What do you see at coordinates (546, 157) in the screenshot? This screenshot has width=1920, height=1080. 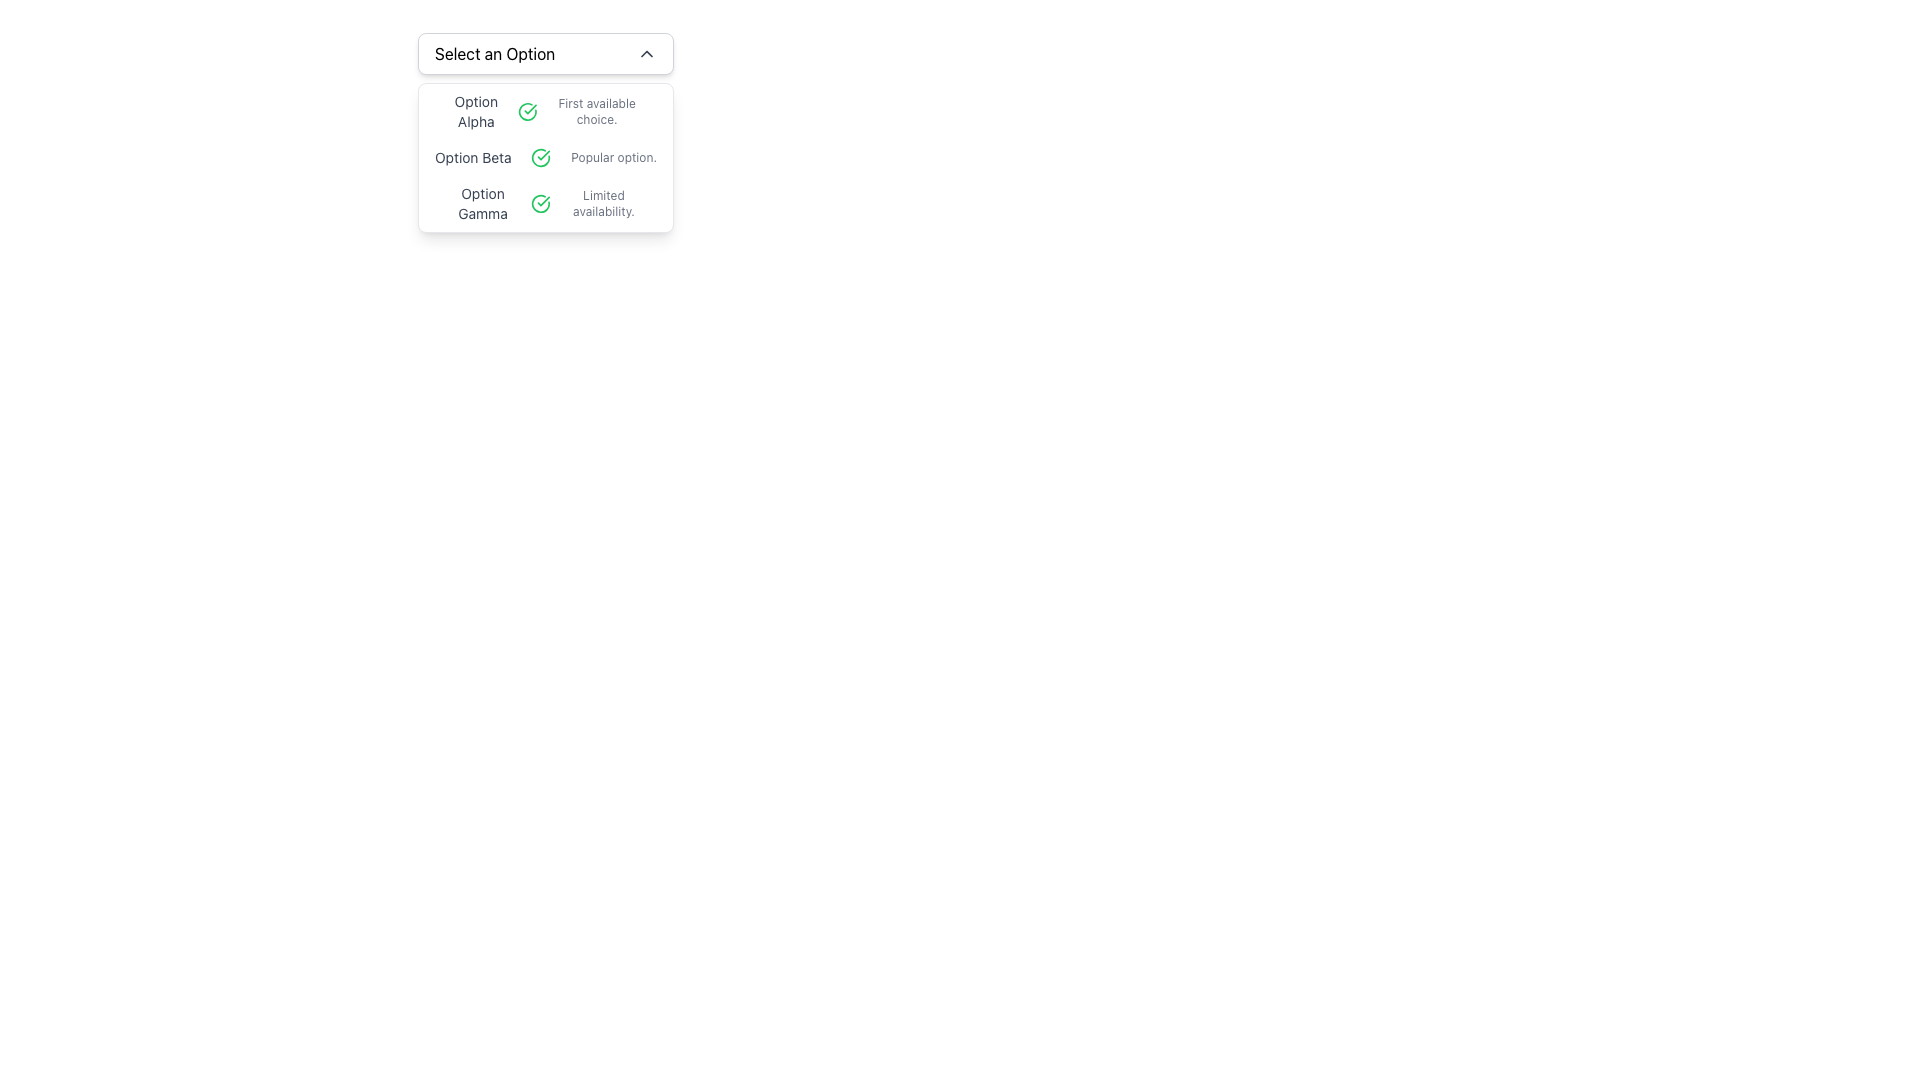 I see `the second item in the dropdown menu labeled 'Option Beta' which contains a green circular checkmark icon and the text 'Popular option.'` at bounding box center [546, 157].